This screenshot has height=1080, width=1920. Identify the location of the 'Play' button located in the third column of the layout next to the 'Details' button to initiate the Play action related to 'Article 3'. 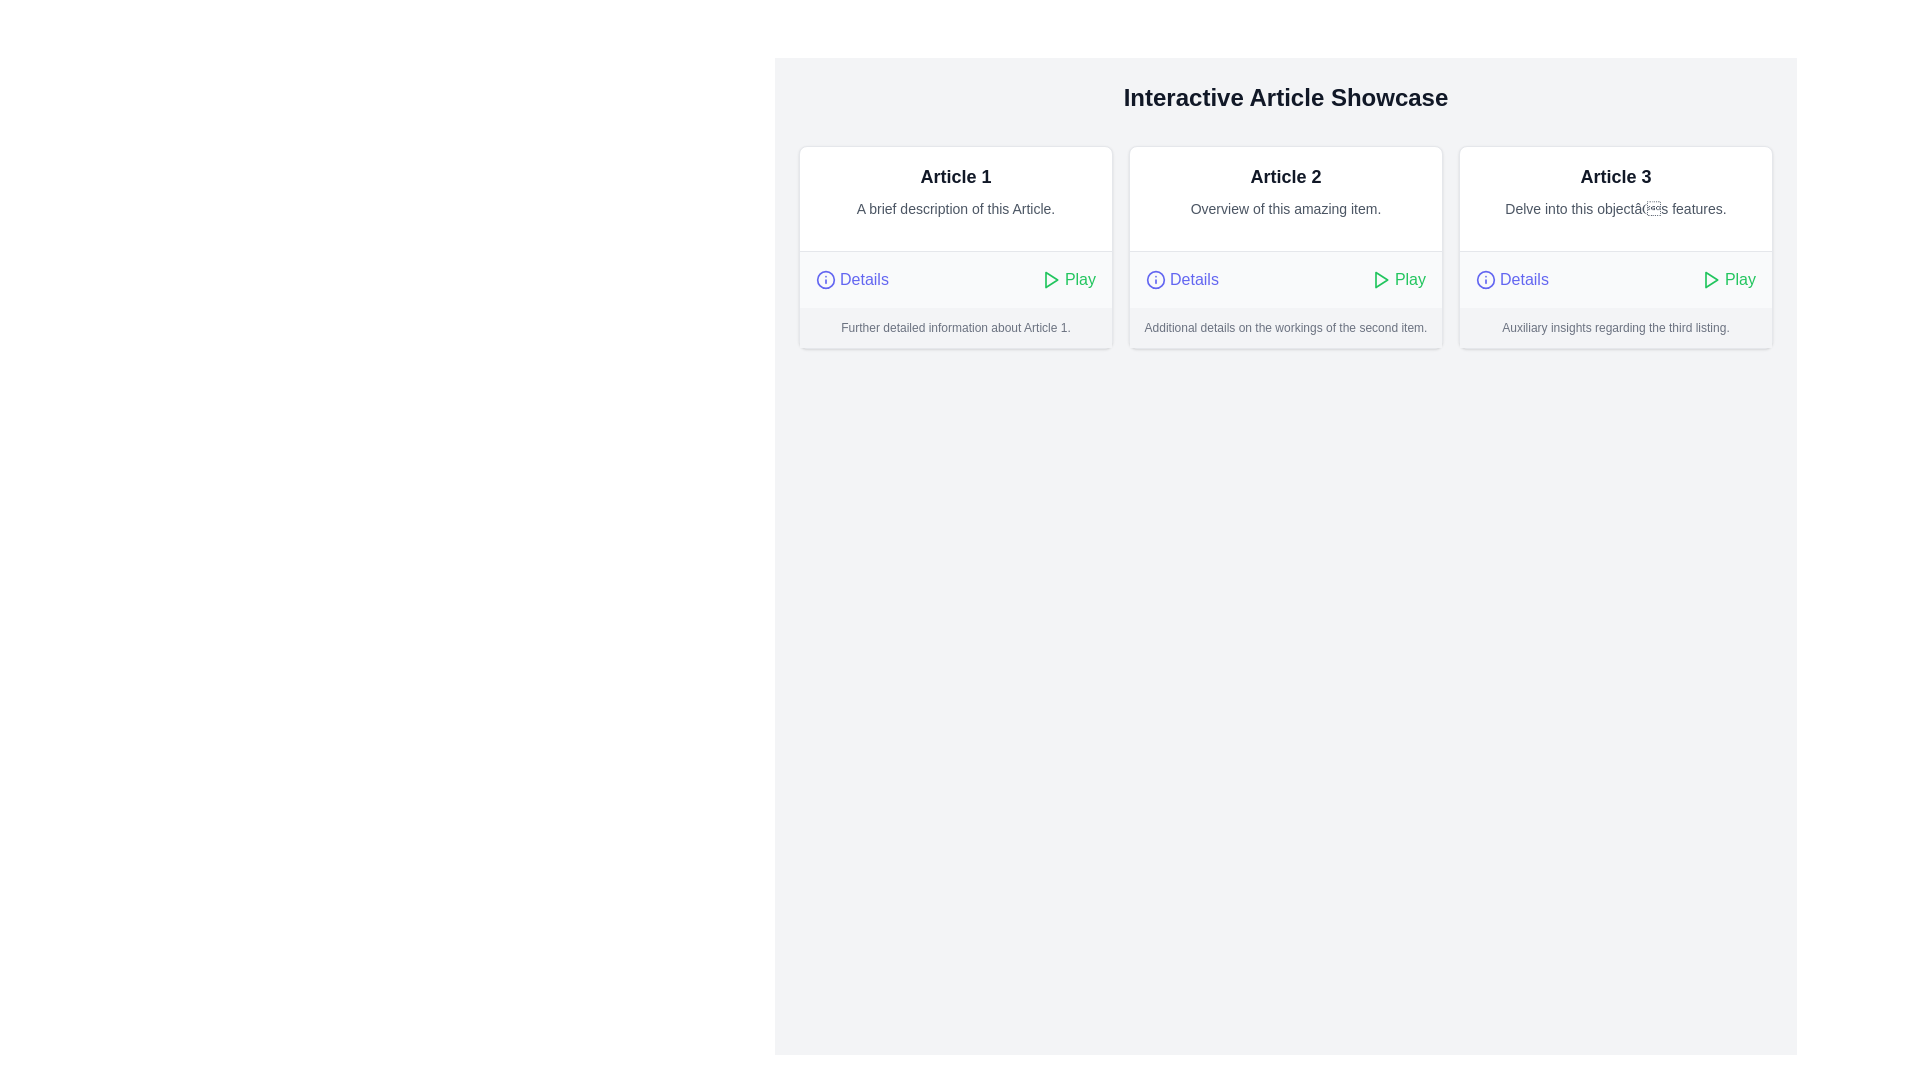
(1727, 280).